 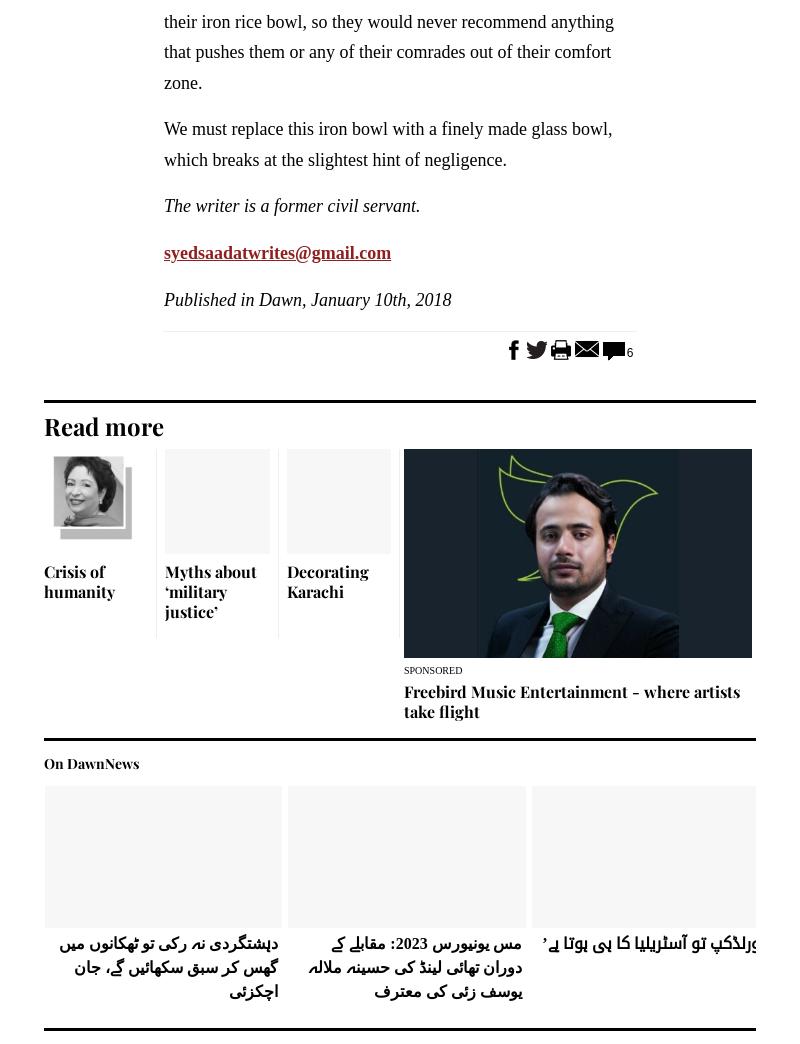 What do you see at coordinates (79, 579) in the screenshot?
I see `'Crisis of humanity'` at bounding box center [79, 579].